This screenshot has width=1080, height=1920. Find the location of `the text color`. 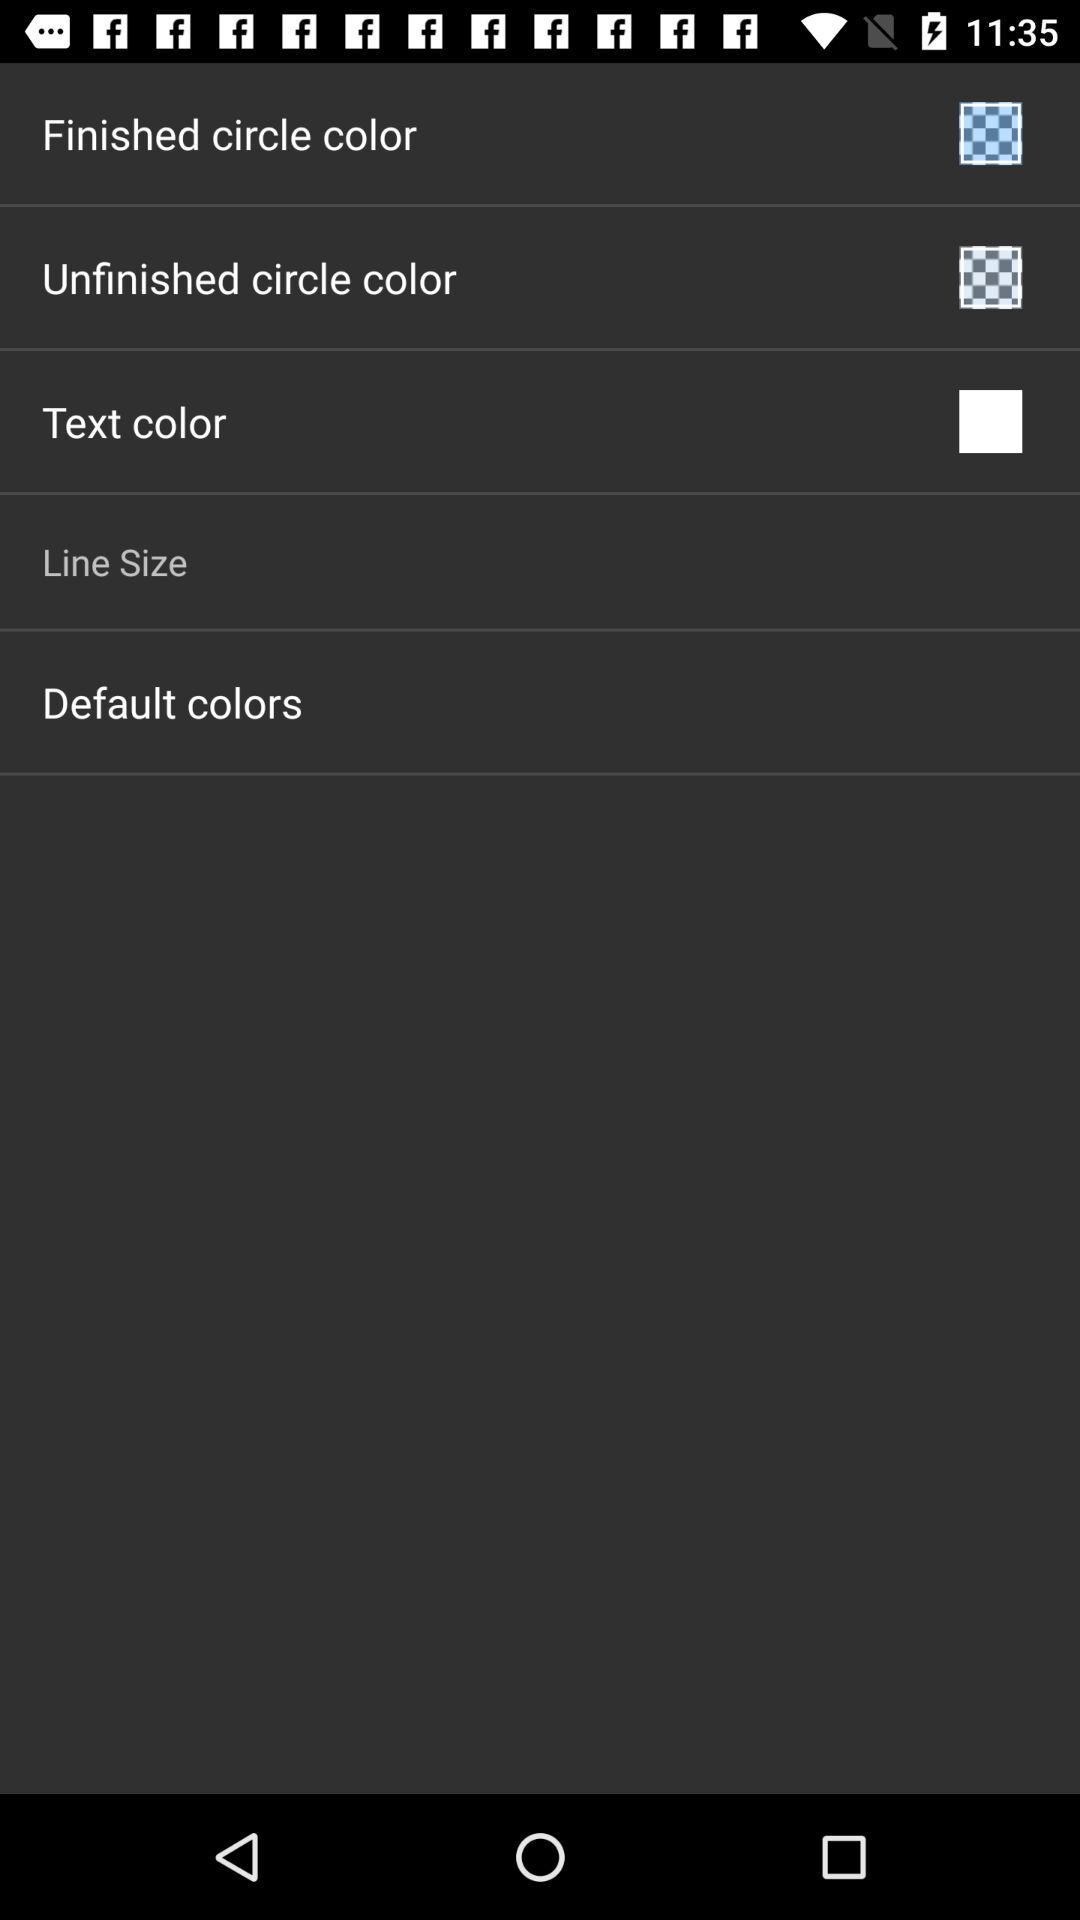

the text color is located at coordinates (134, 420).